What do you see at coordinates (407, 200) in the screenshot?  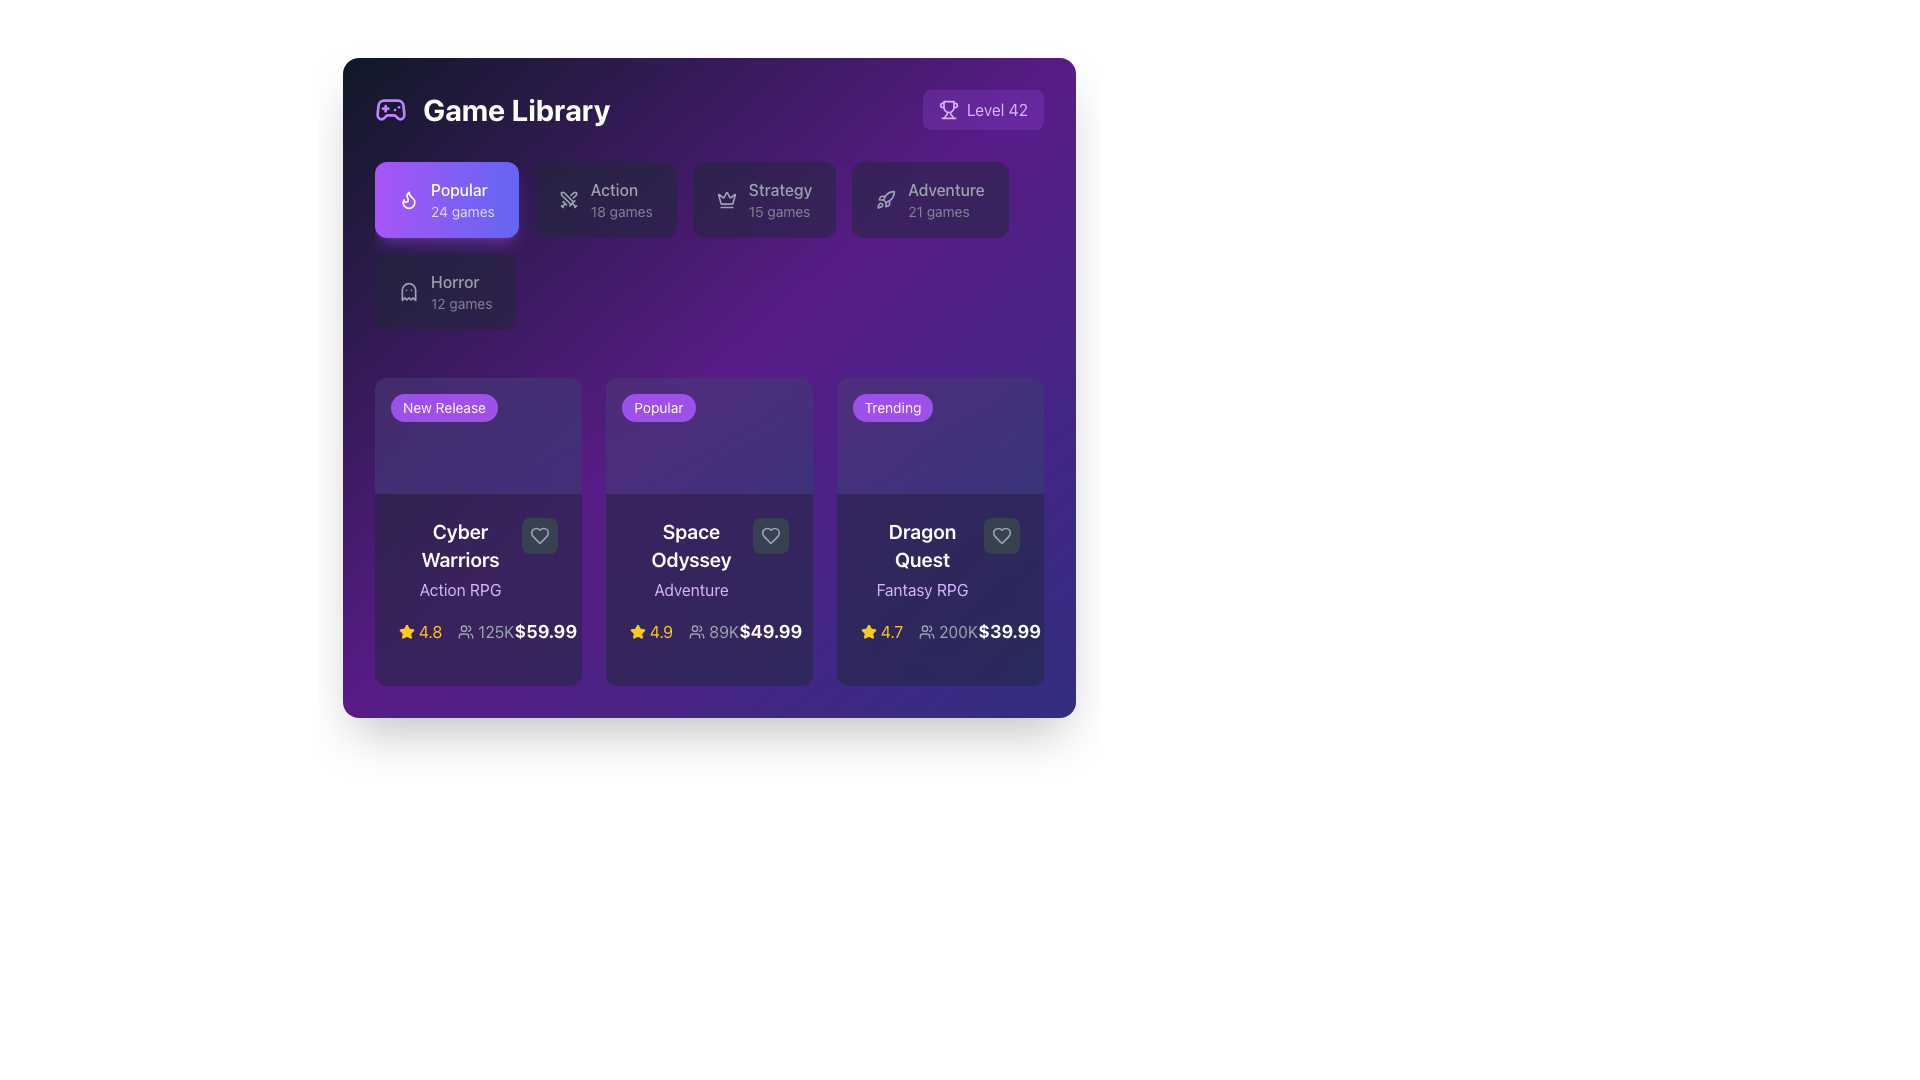 I see `the flame-shaped icon in the left-side navigation bar, located adjacent to the 'Popular' tab and slightly above the listed game categories` at bounding box center [407, 200].